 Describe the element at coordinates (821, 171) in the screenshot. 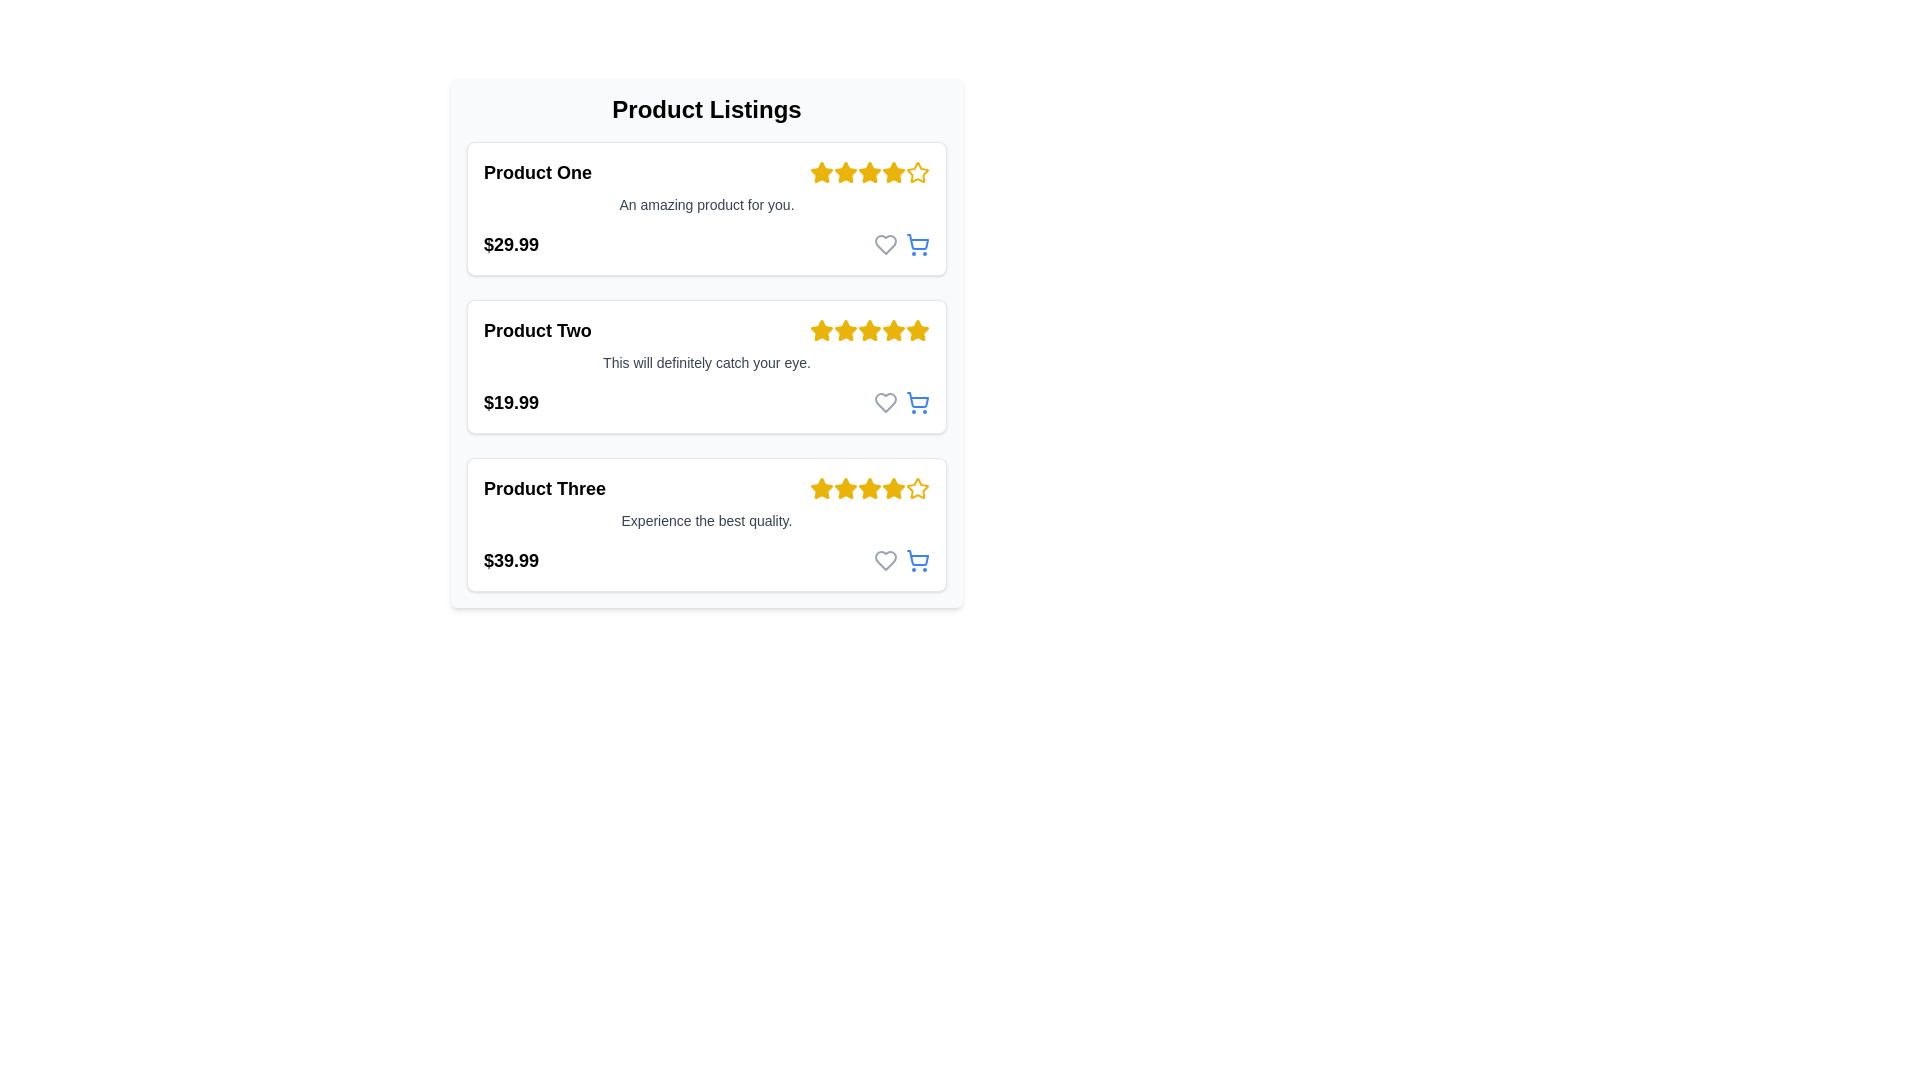

I see `the first star icon in the rating system for 'Product One'` at that location.